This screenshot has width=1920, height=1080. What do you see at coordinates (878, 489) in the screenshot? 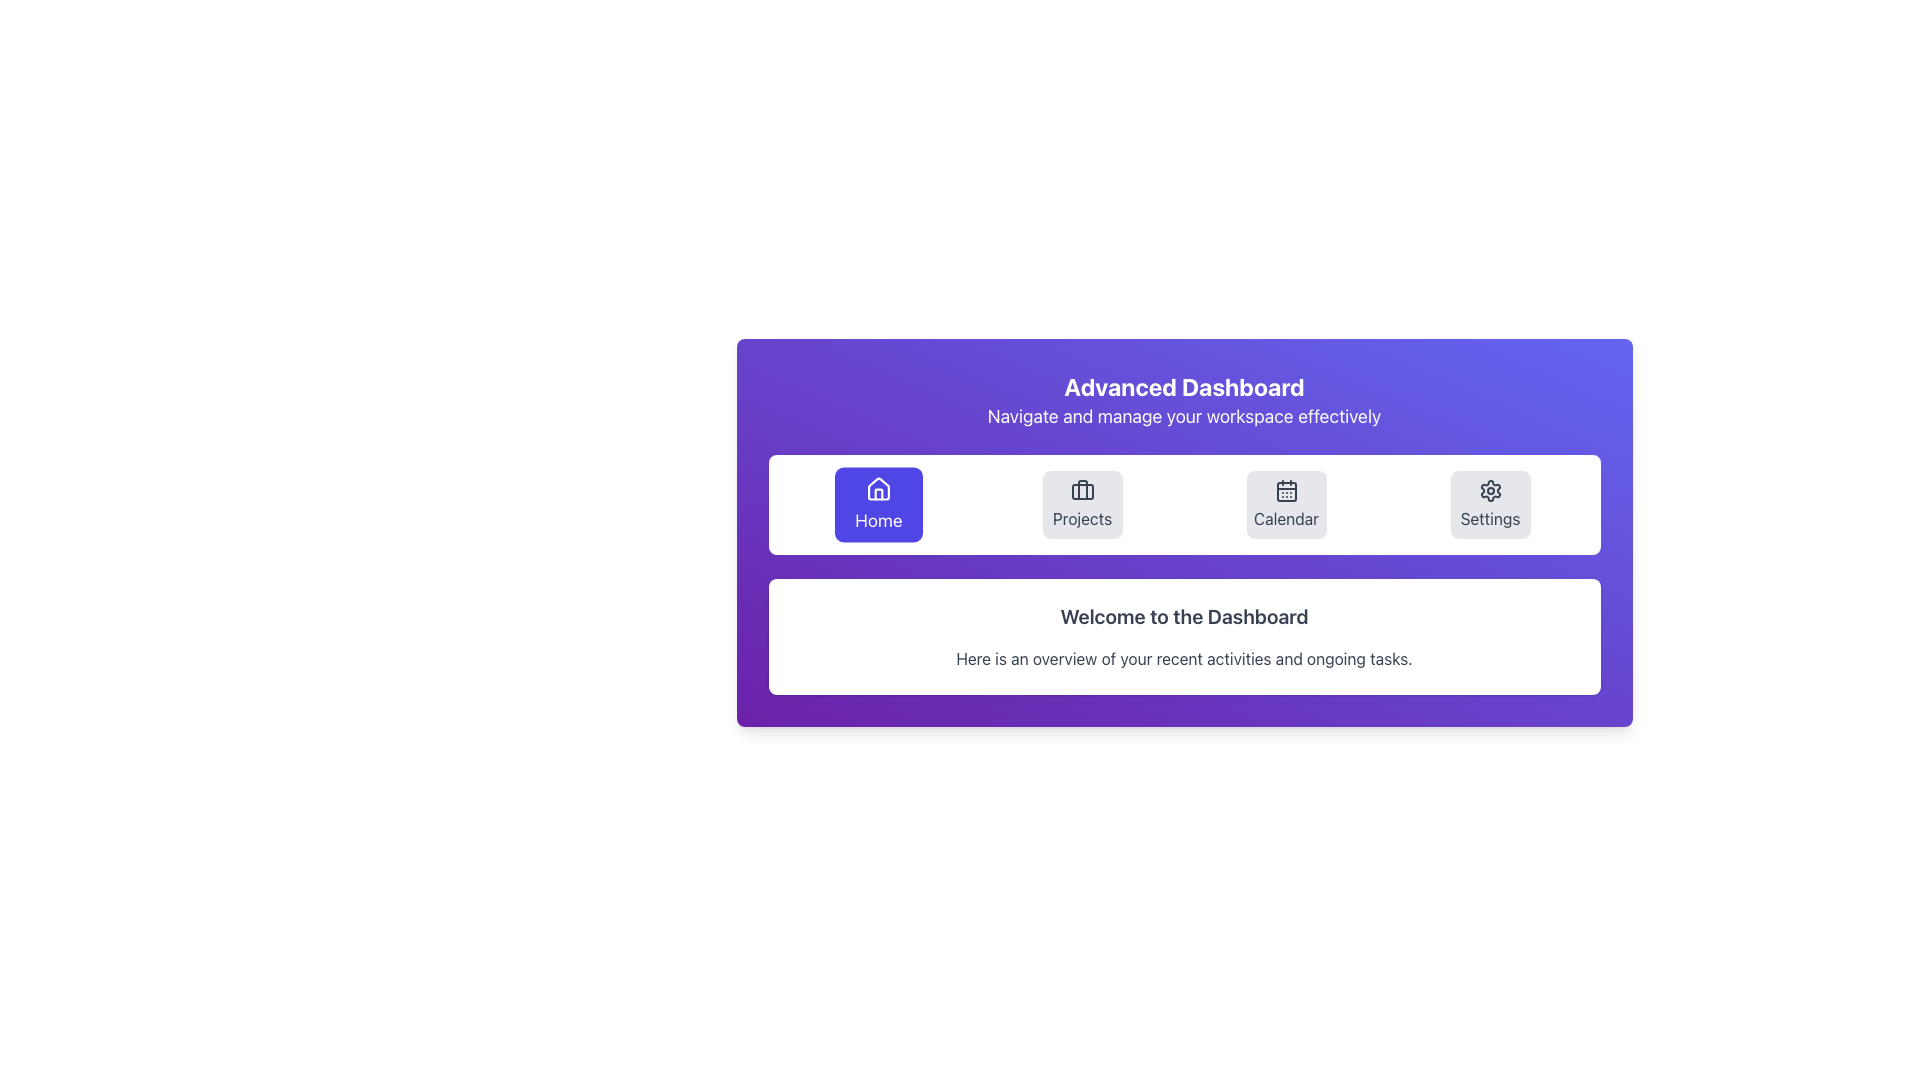
I see `the home icon located within the purple button labeled 'Home' in the leftmost section of the navigation bar` at bounding box center [878, 489].